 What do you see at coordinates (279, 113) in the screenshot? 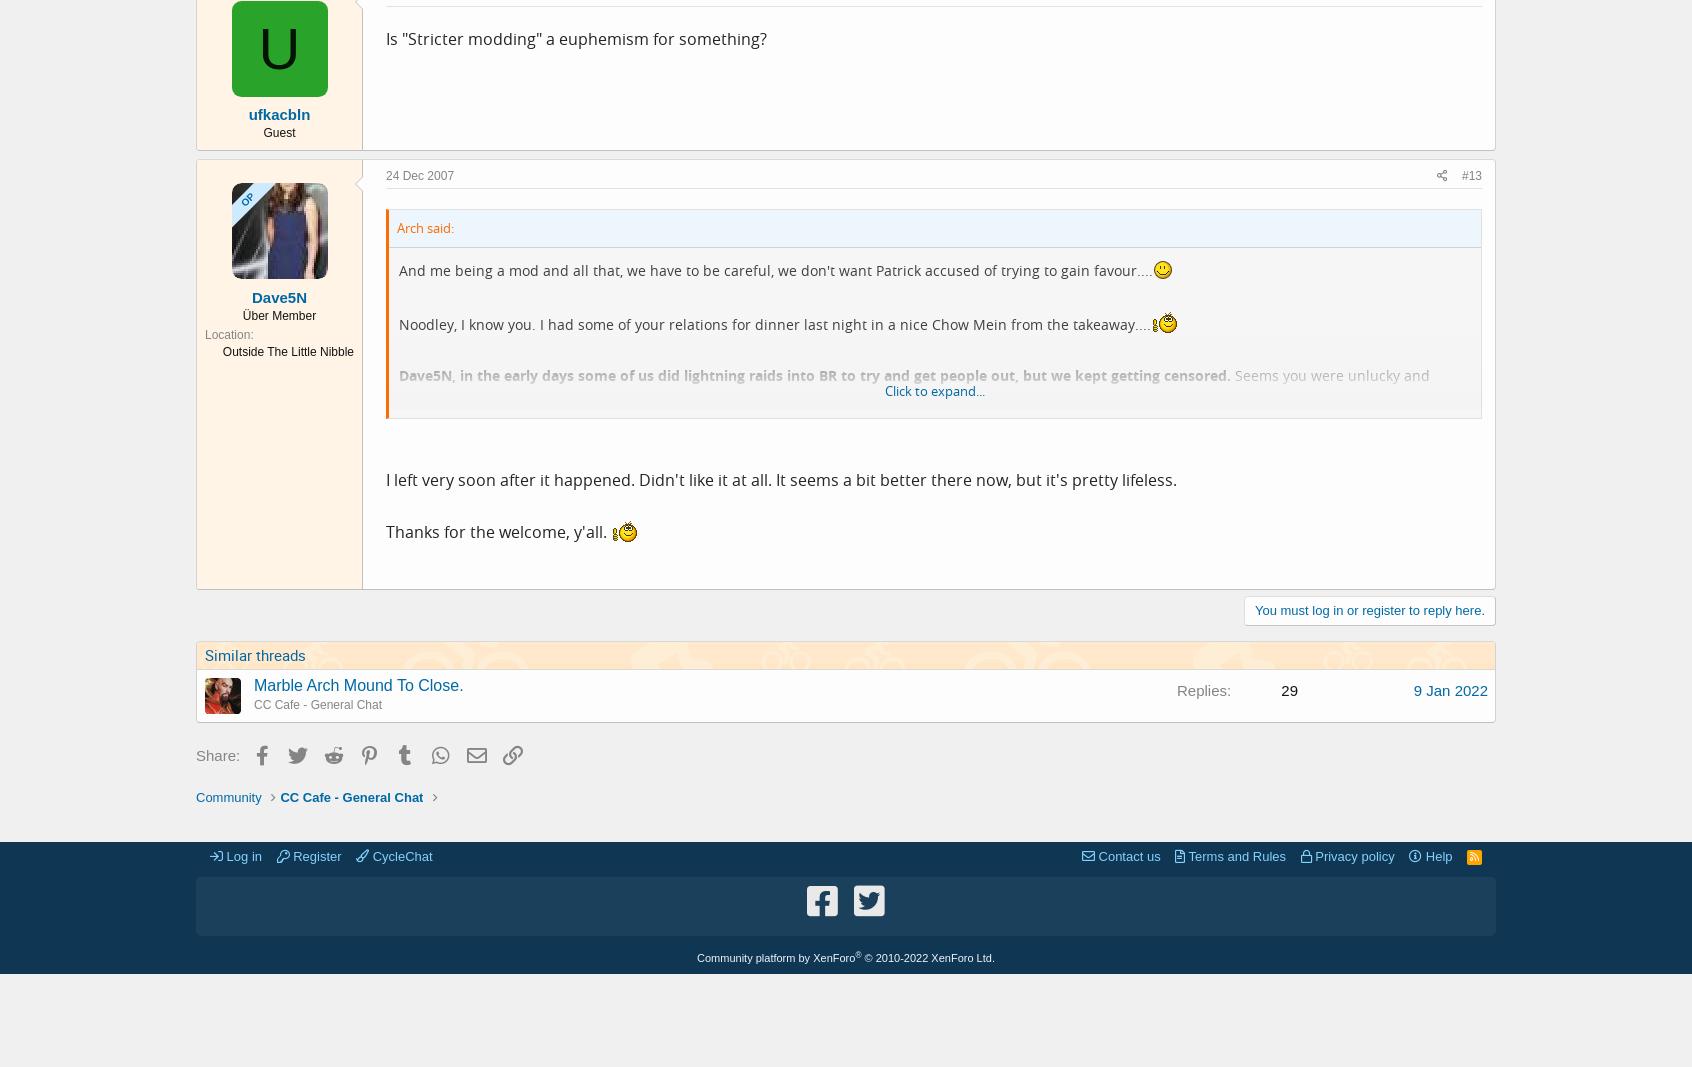
I see `'ufkacbln'` at bounding box center [279, 113].